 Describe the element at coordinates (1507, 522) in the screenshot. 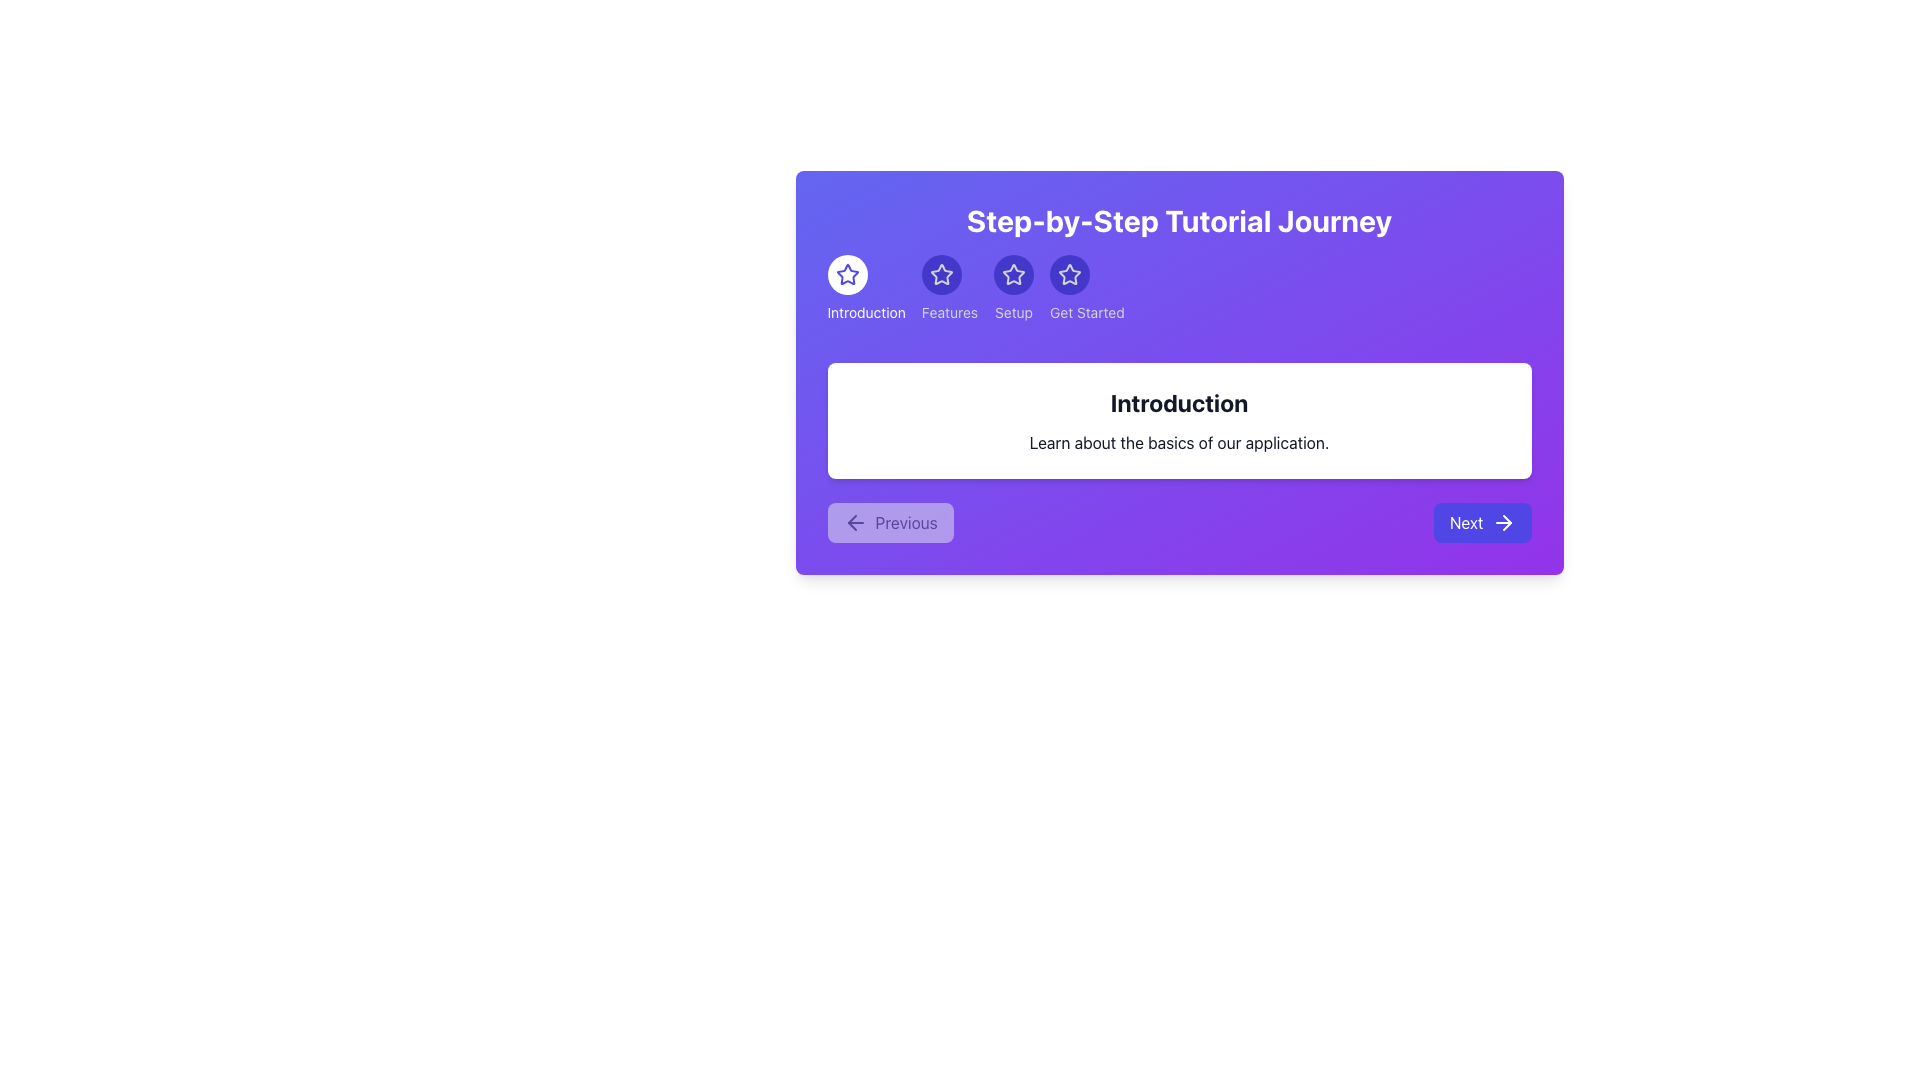

I see `the right-pointing arrow icon located at the far right side of the 'Next' button` at that location.